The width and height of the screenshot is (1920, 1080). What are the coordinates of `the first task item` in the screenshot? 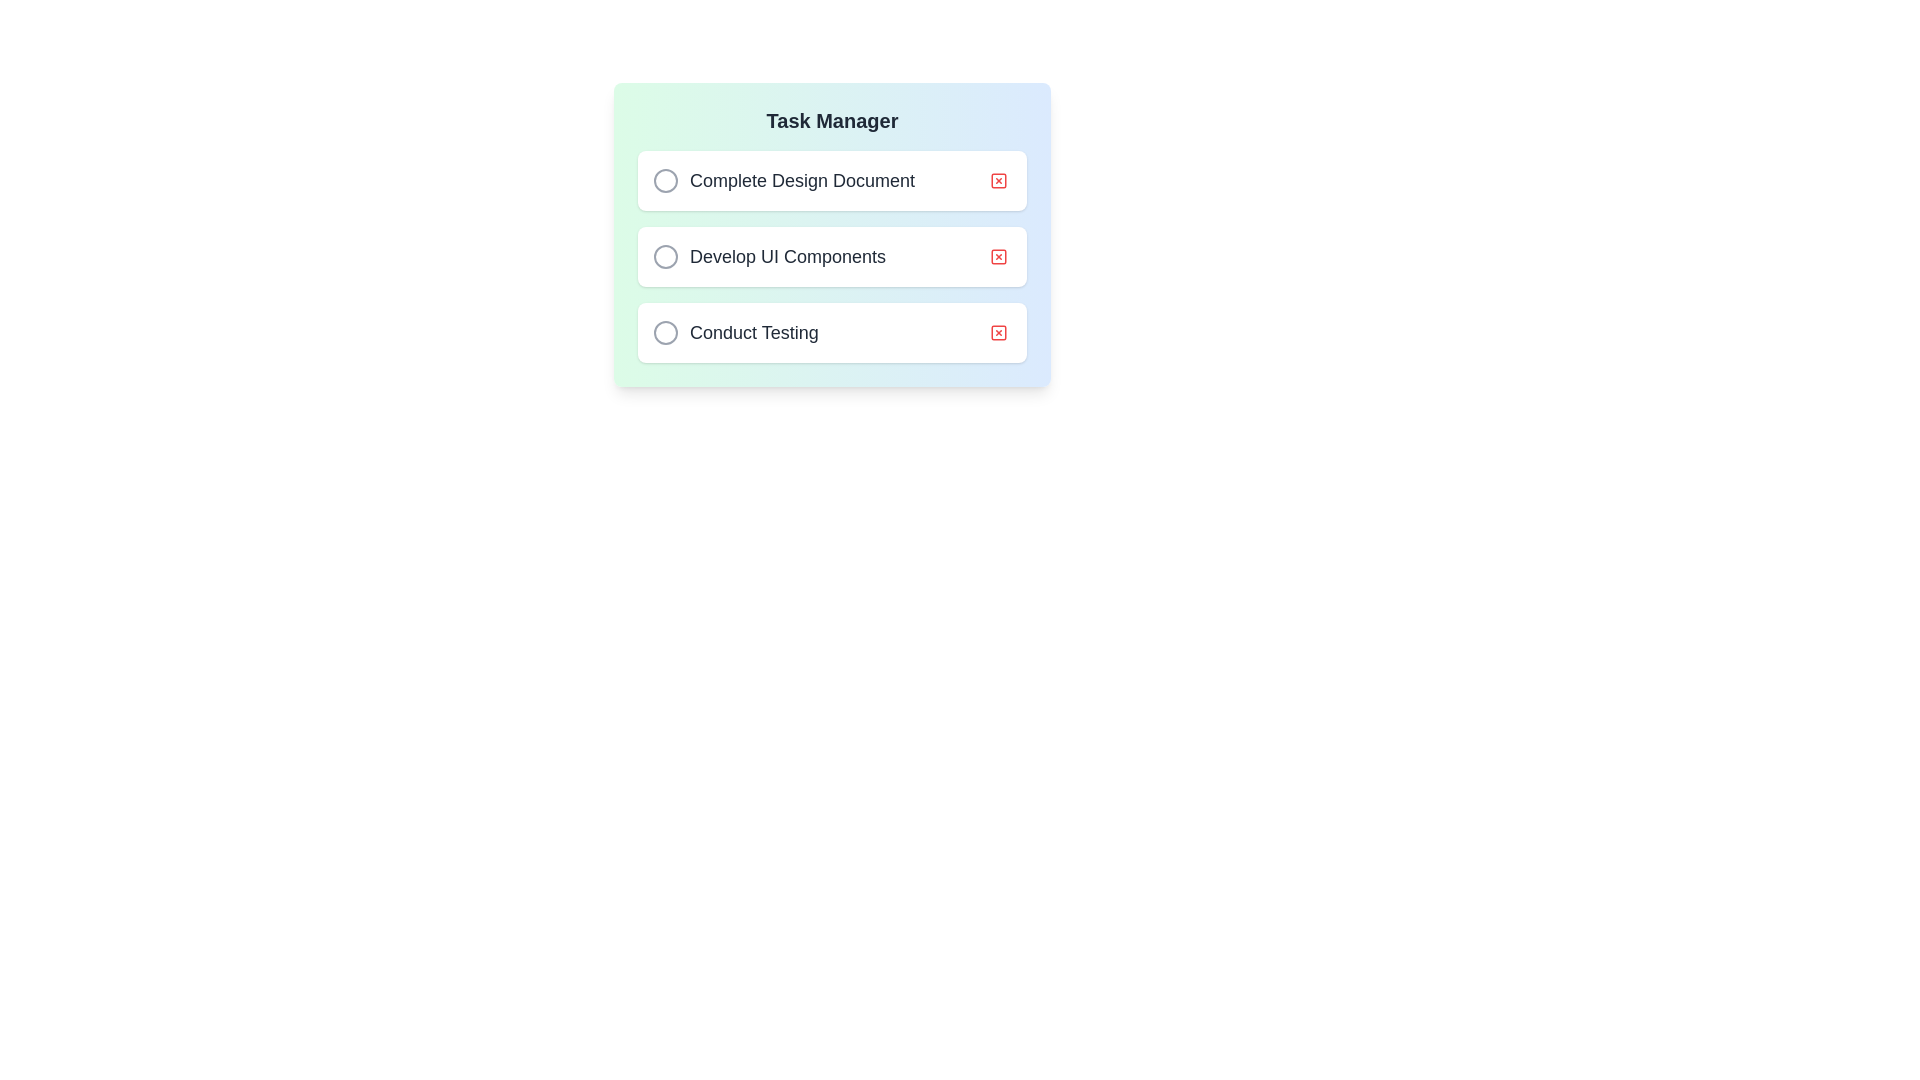 It's located at (783, 181).